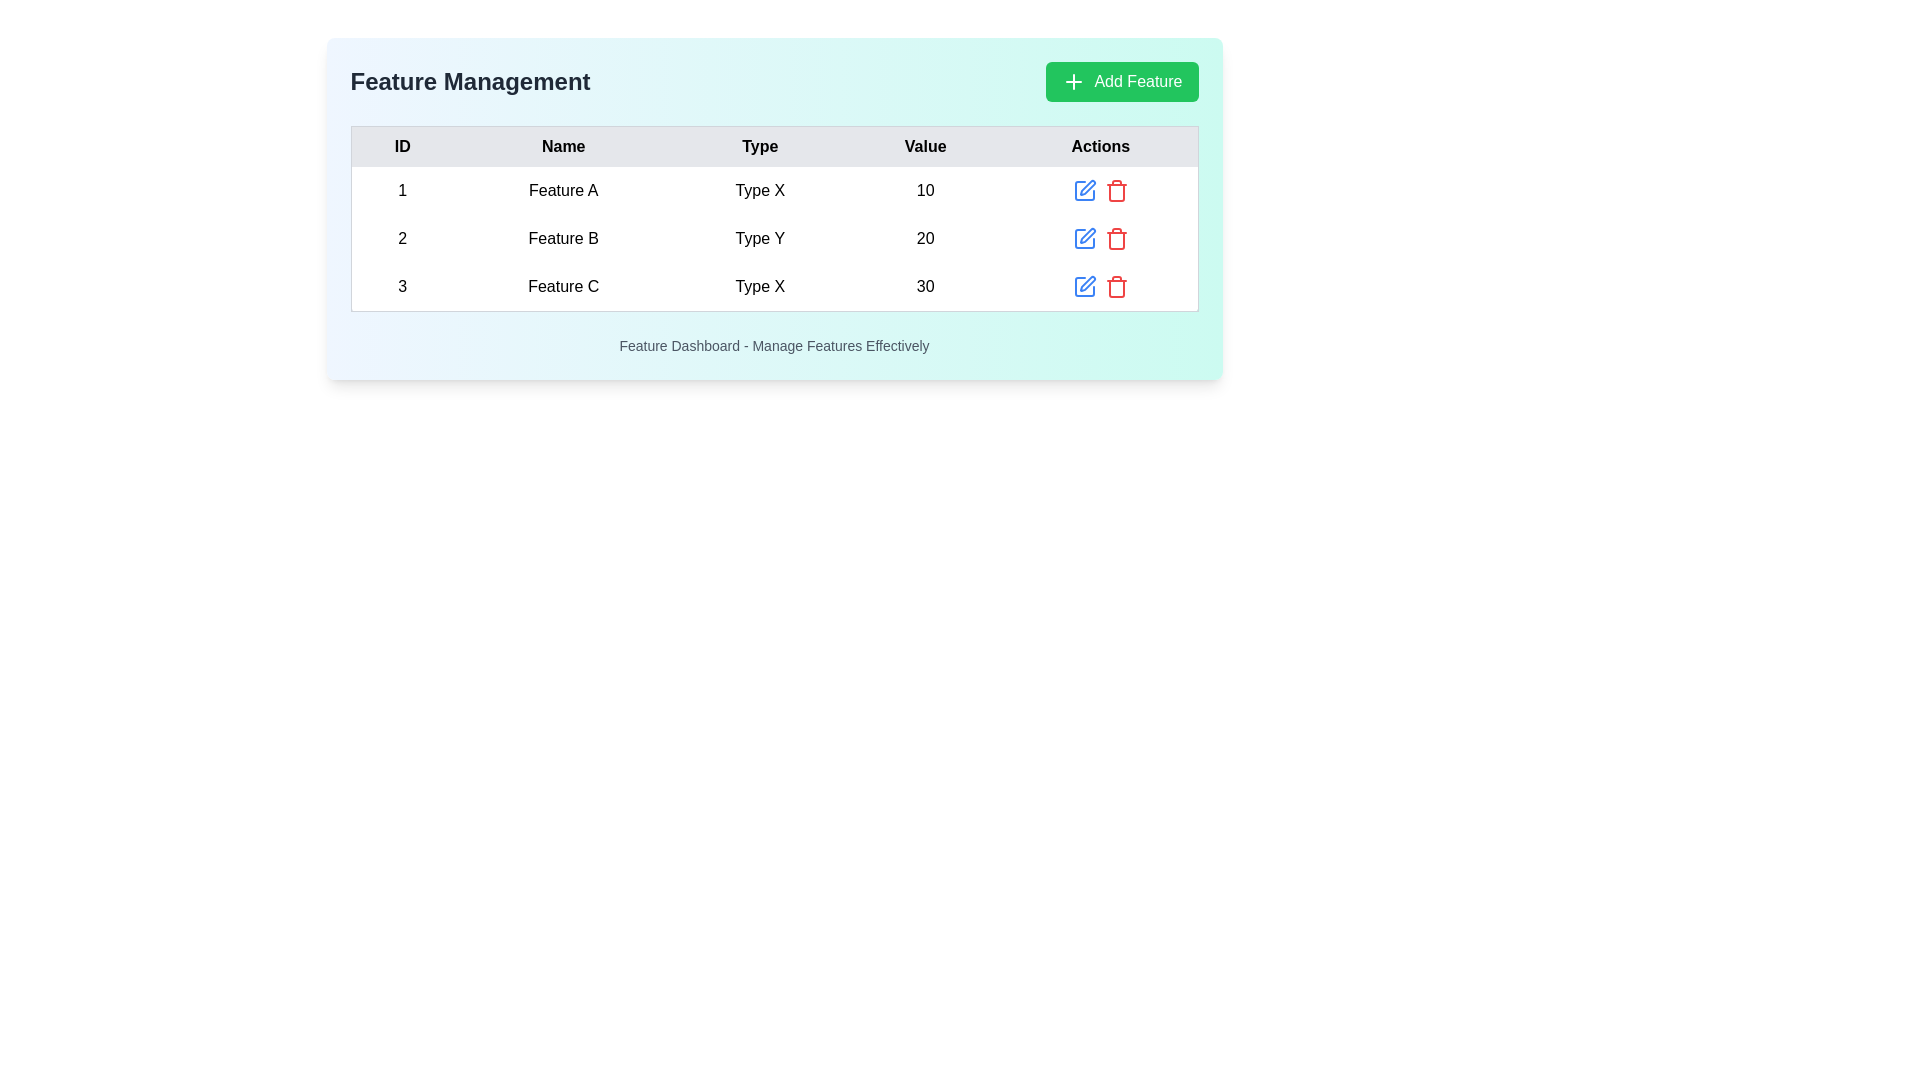 The height and width of the screenshot is (1080, 1920). Describe the element at coordinates (1083, 238) in the screenshot. I see `the Edit button/icon, which resembles a blue pen or pencil located in the second row of the table under the 'Actions' column` at that location.